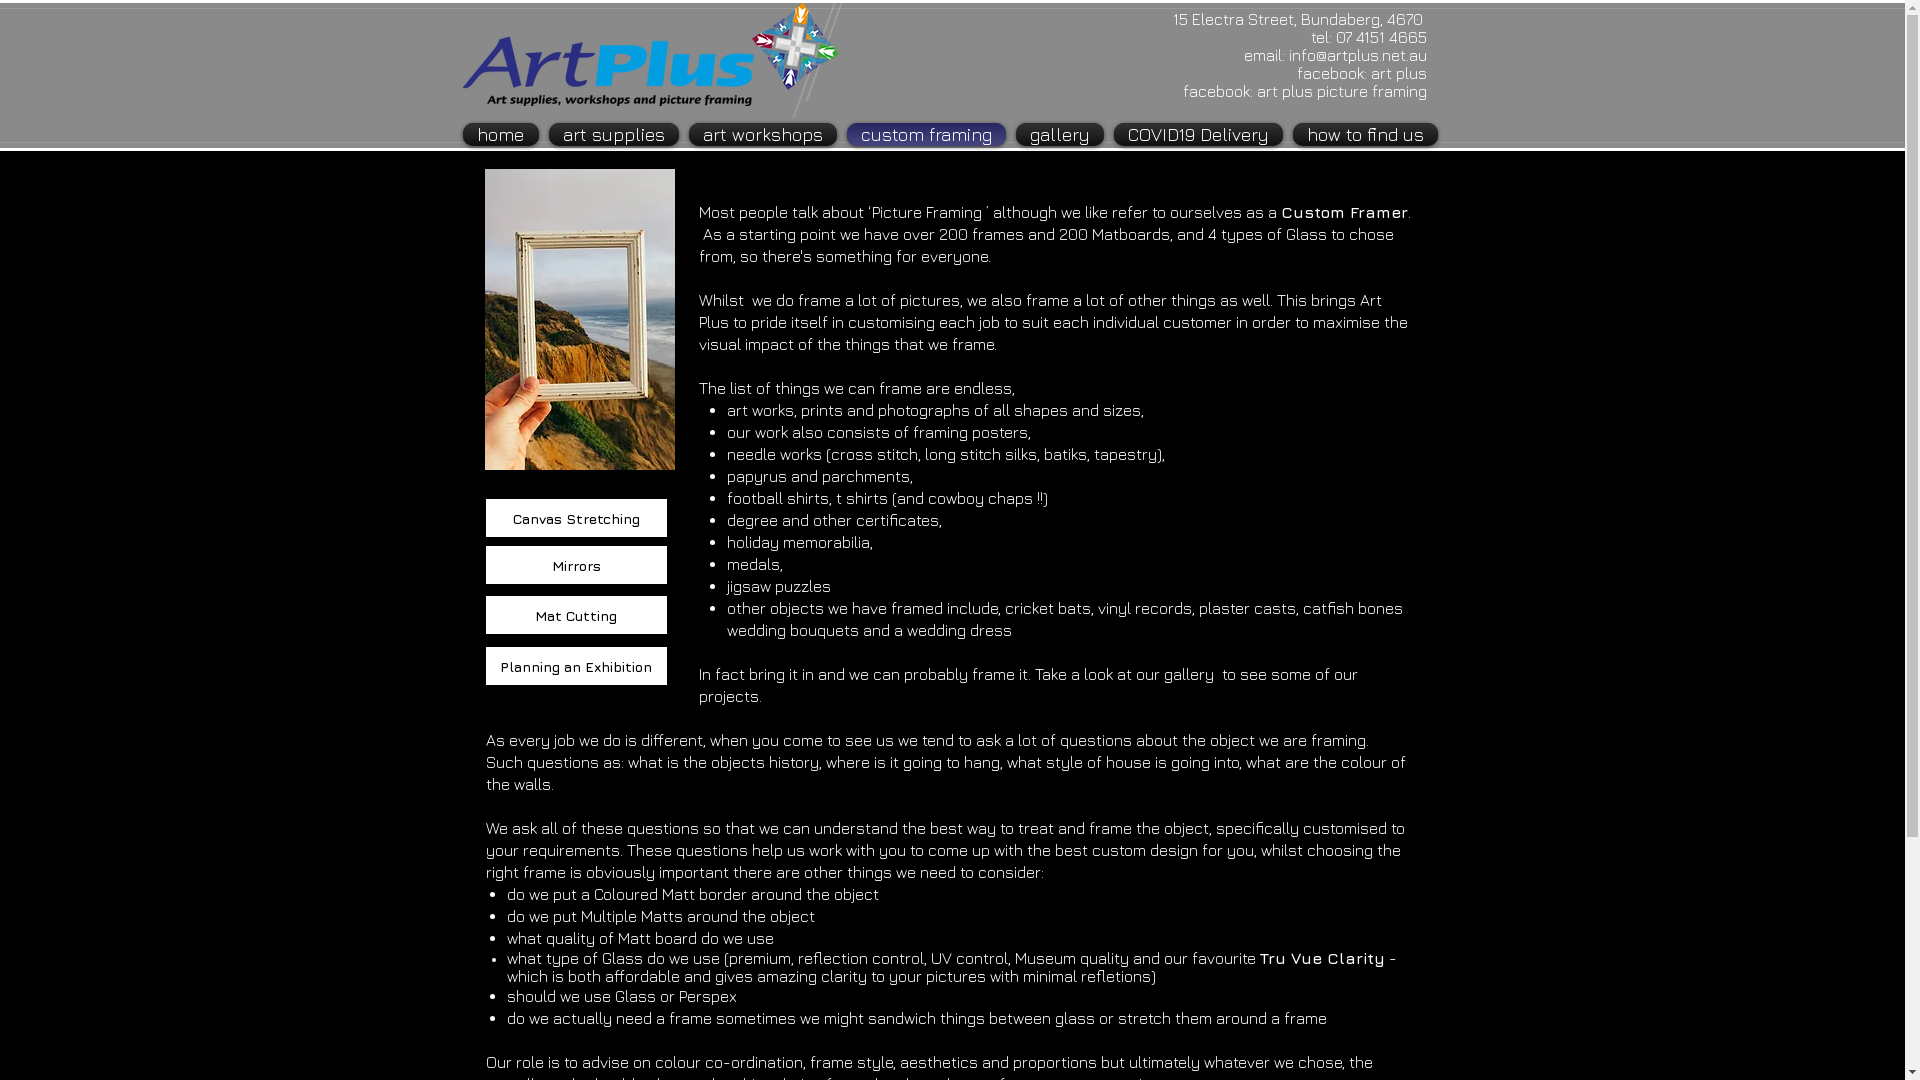 The image size is (1920, 1080). Describe the element at coordinates (1362, 134) in the screenshot. I see `'how to find us'` at that location.